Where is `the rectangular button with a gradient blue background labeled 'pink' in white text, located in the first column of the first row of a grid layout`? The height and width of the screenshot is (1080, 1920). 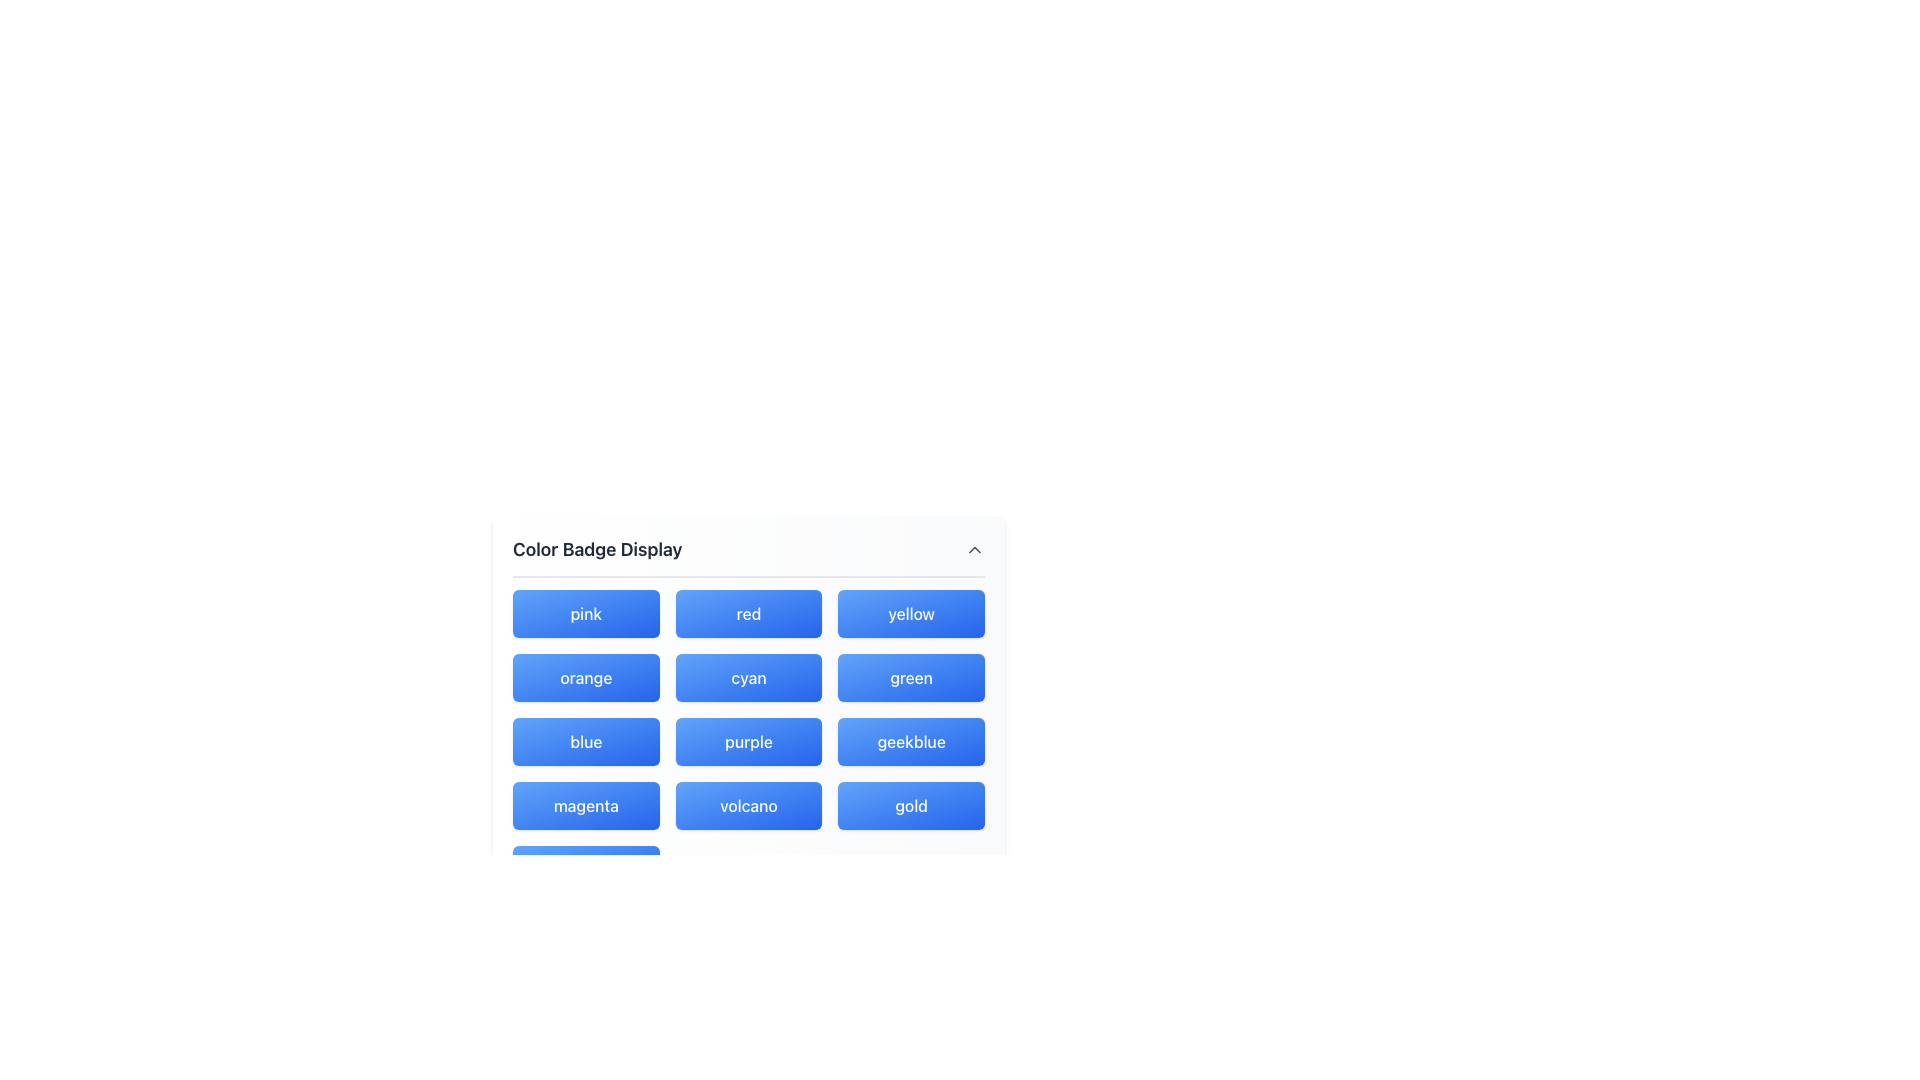 the rectangular button with a gradient blue background labeled 'pink' in white text, located in the first column of the first row of a grid layout is located at coordinates (584, 612).